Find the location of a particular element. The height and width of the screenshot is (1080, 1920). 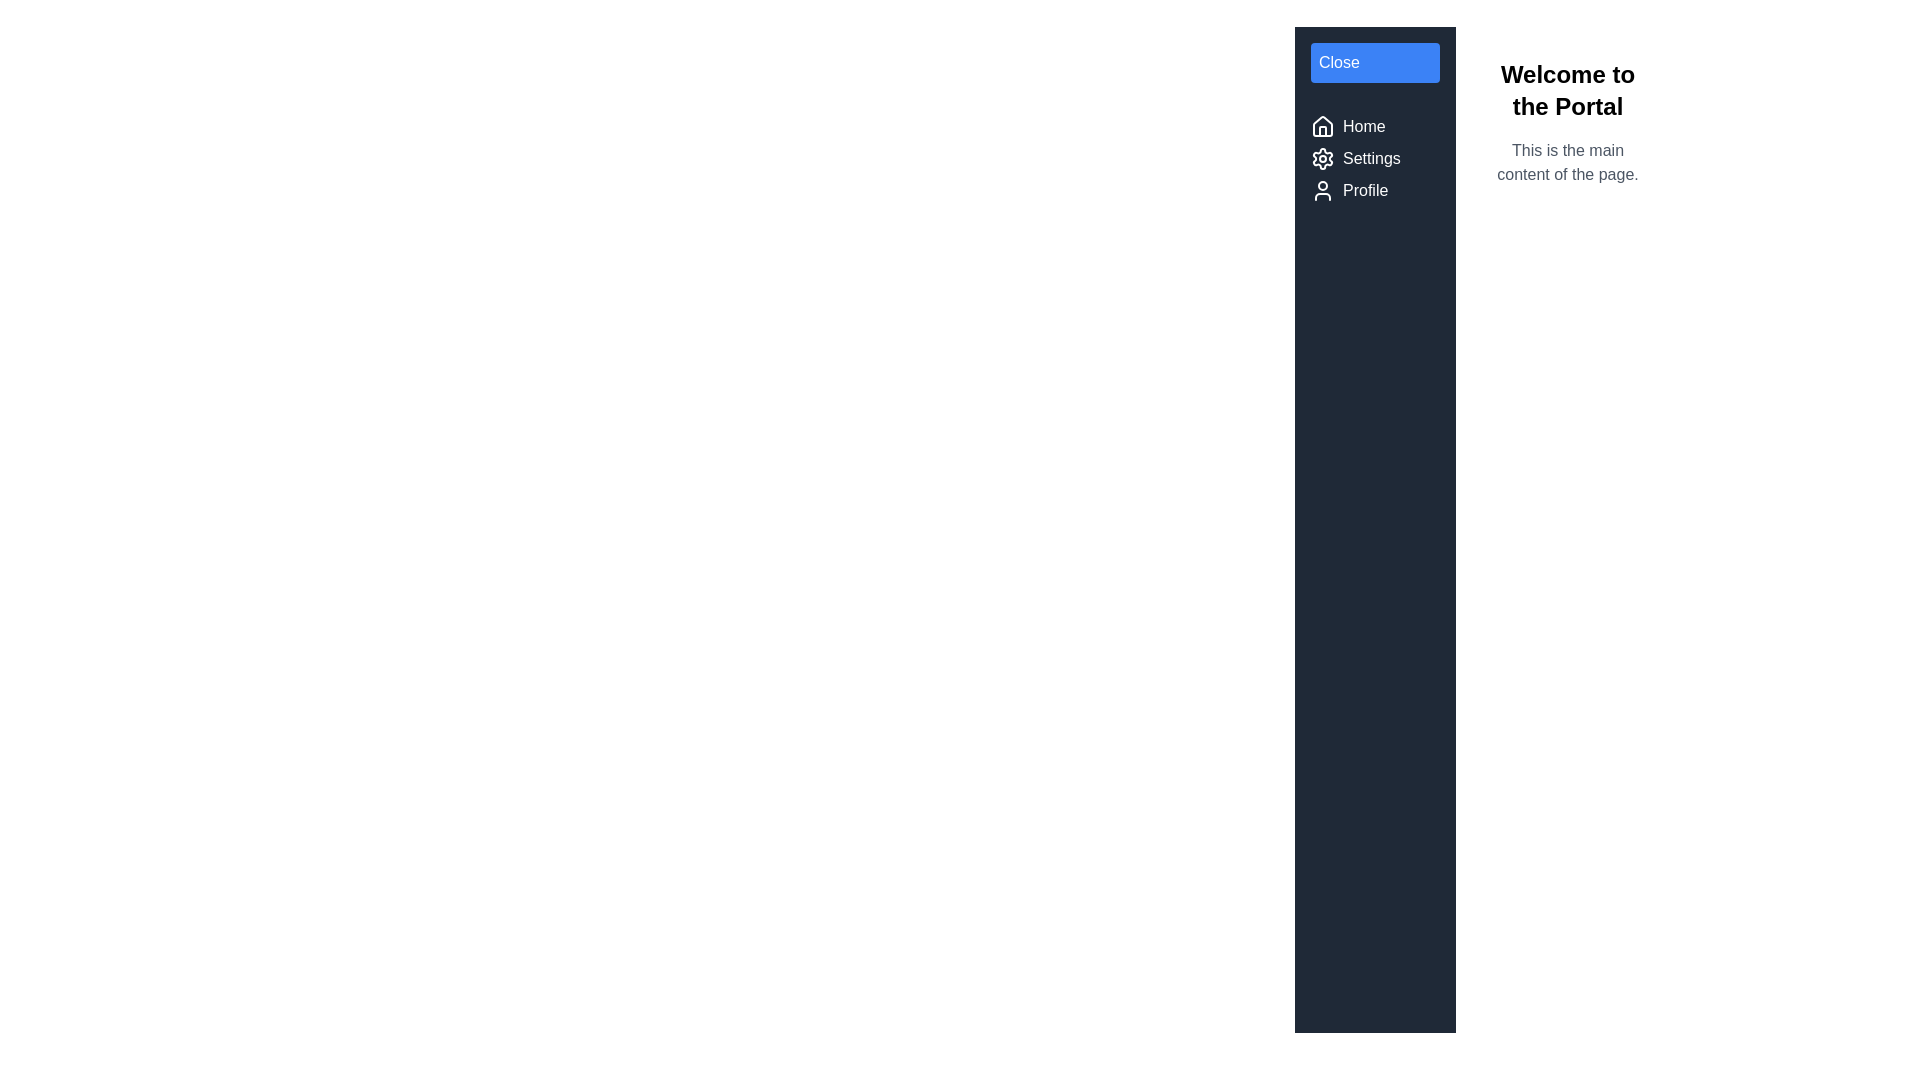

the 'Home' text label, which is displayed on a dark-blue background and is located next to a house icon in the vertical navigation menu is located at coordinates (1363, 127).